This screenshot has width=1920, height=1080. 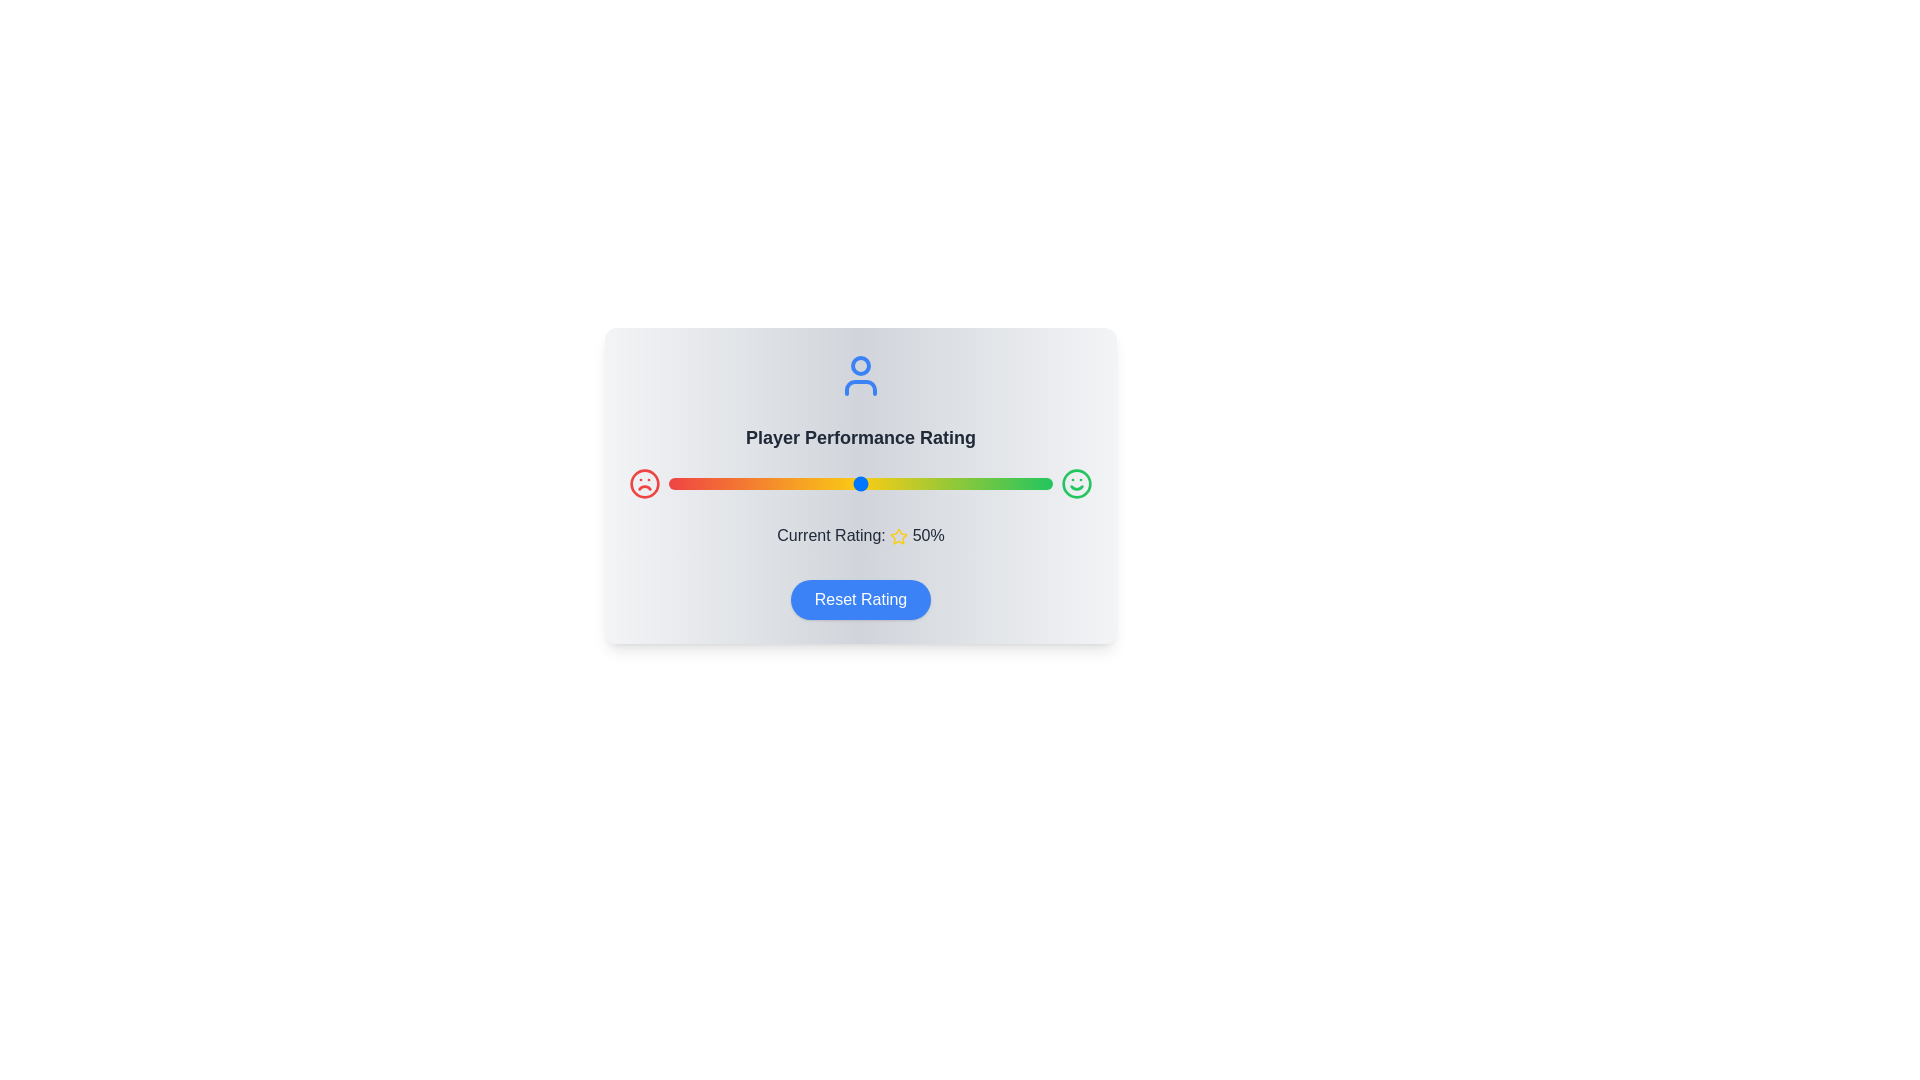 I want to click on the slider to set the rating to 58%, so click(x=890, y=483).